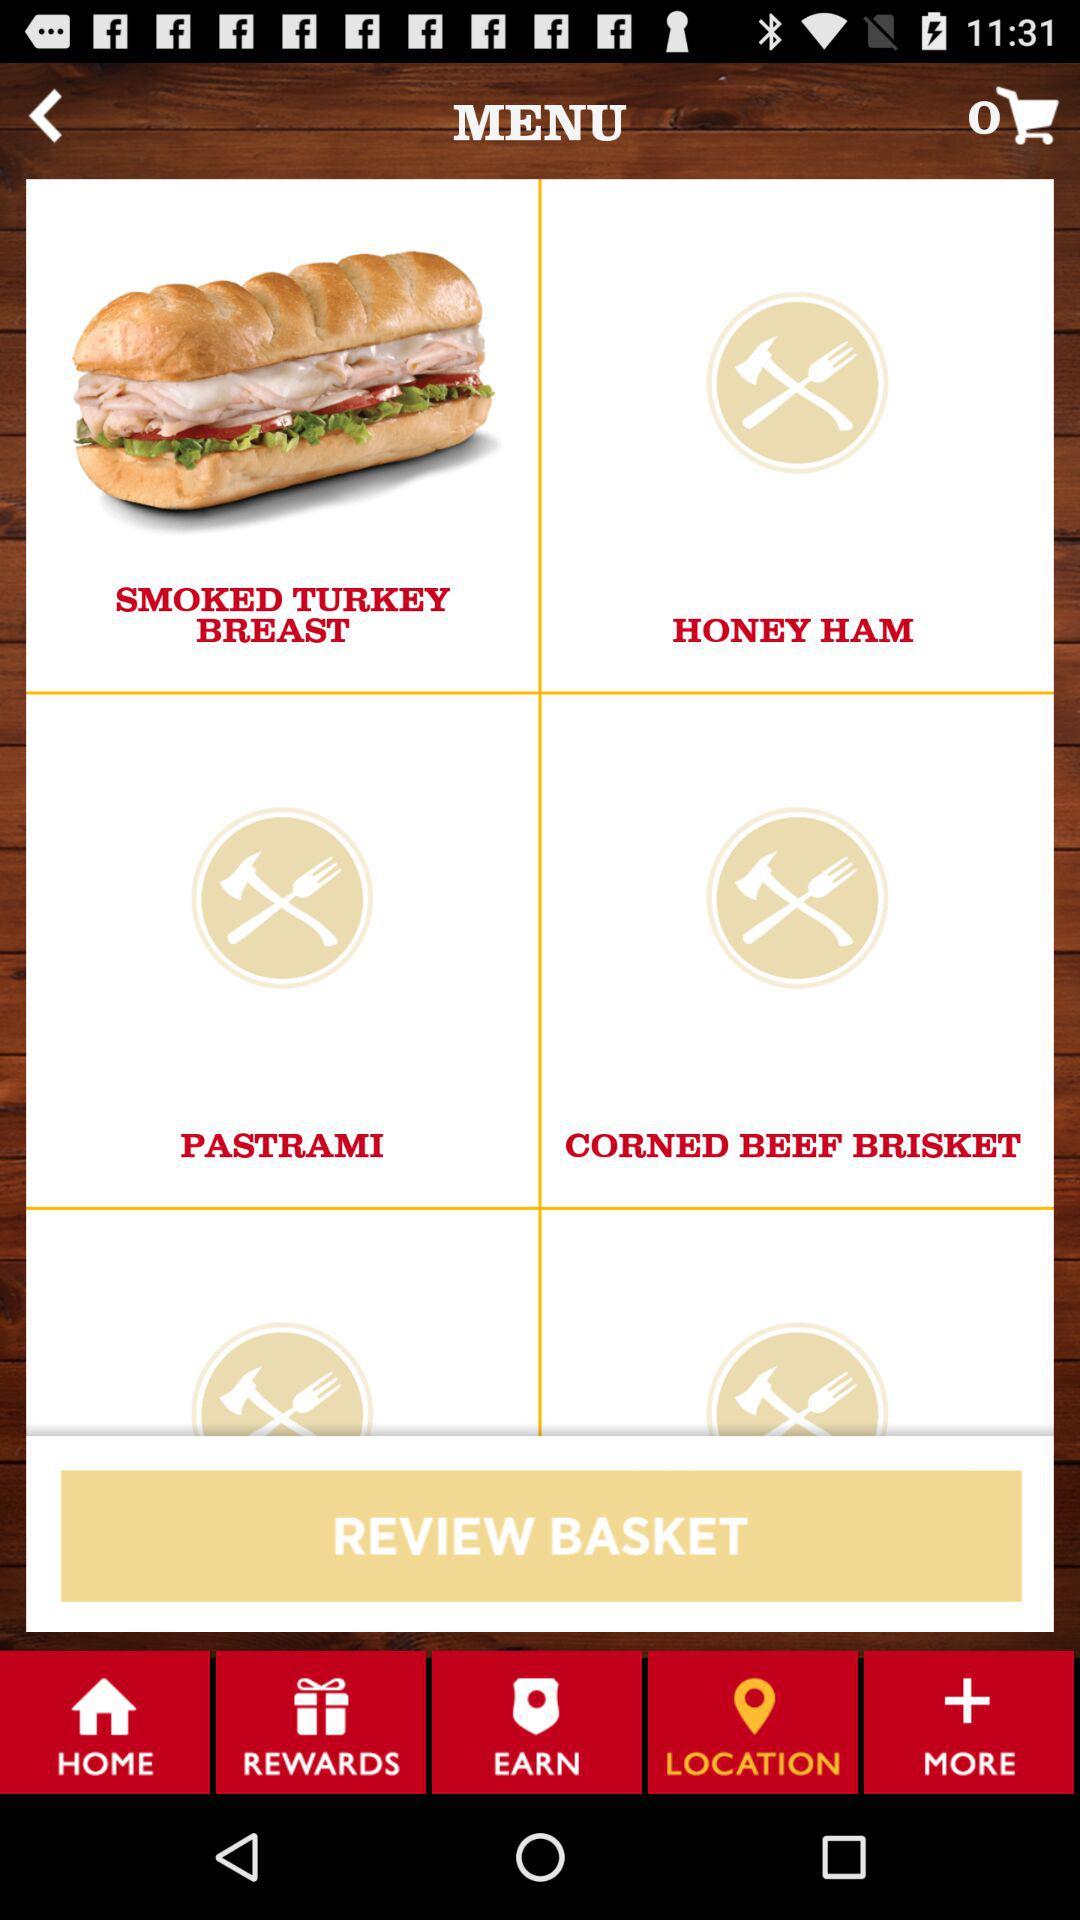 The width and height of the screenshot is (1080, 1920). What do you see at coordinates (44, 114) in the screenshot?
I see `app next to the menu` at bounding box center [44, 114].